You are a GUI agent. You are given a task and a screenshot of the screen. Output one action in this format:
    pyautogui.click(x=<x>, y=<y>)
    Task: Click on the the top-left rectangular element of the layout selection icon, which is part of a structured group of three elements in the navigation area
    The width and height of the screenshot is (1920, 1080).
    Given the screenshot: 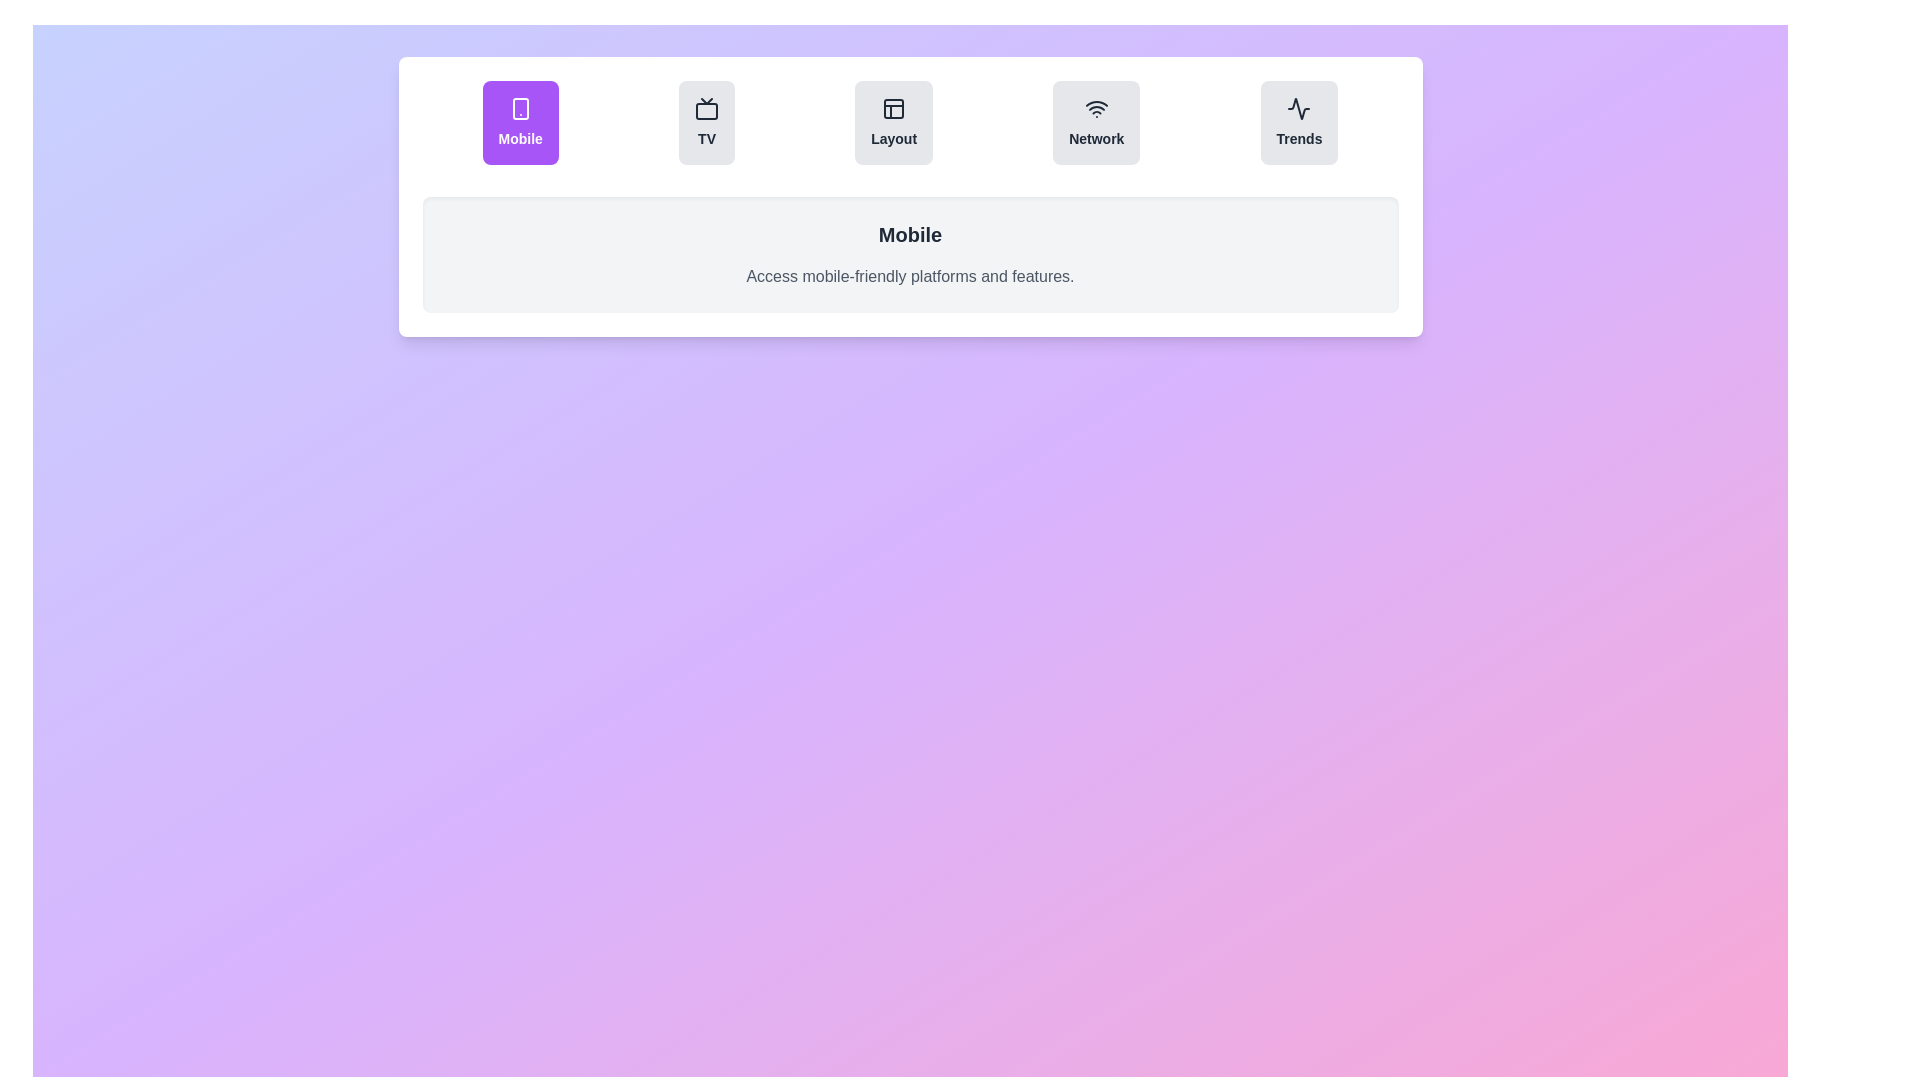 What is the action you would take?
    pyautogui.click(x=893, y=108)
    